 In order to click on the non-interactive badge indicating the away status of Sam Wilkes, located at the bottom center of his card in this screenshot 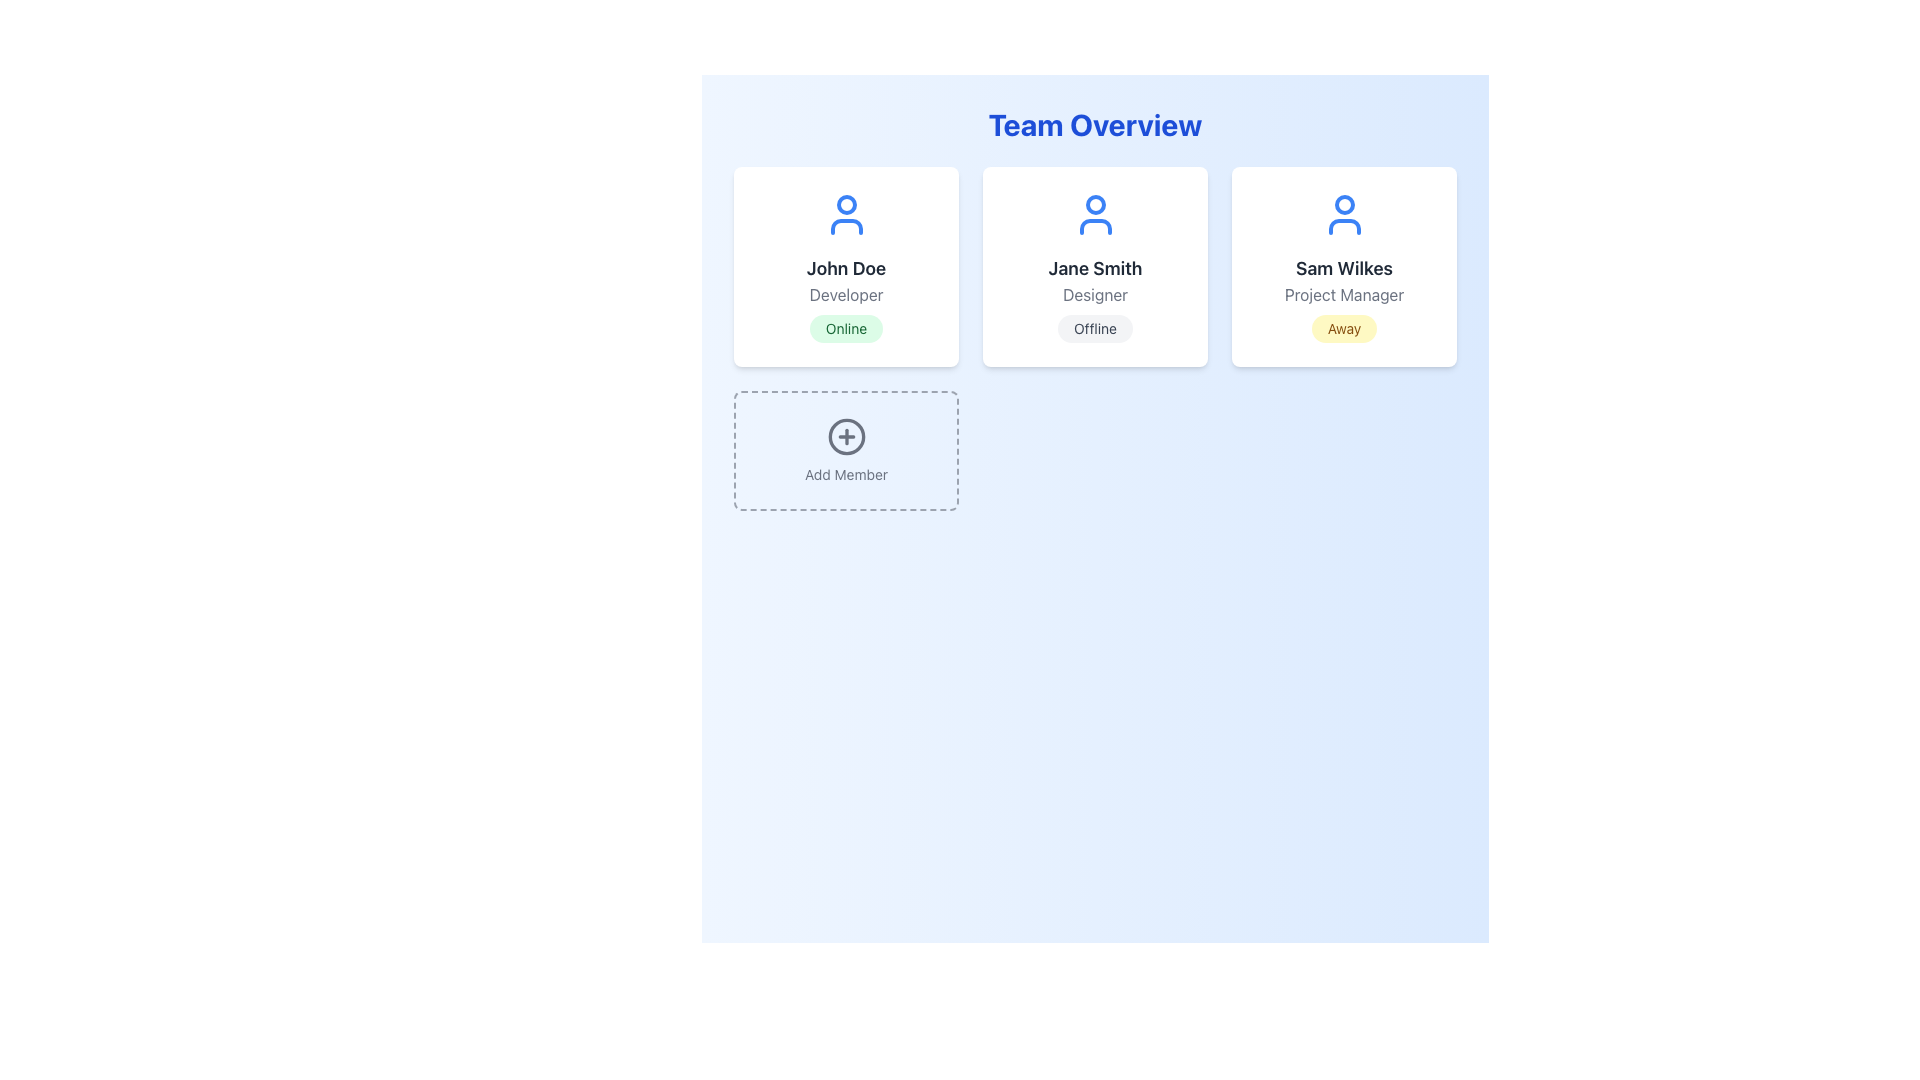, I will do `click(1344, 327)`.